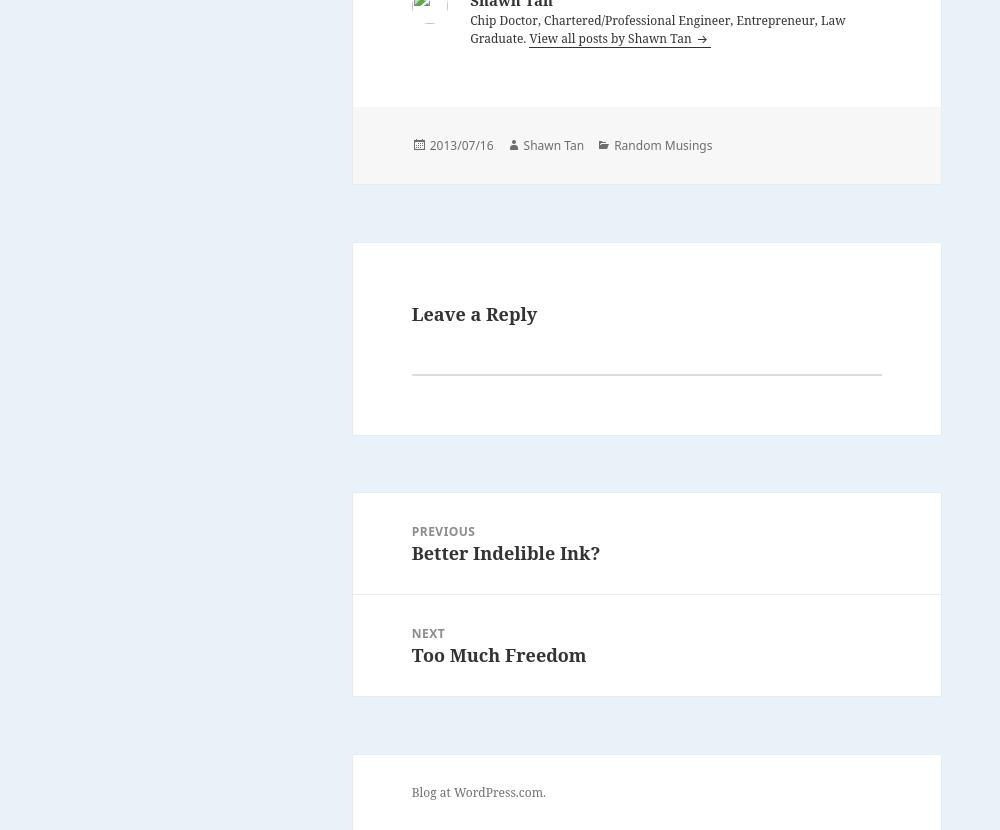 The image size is (1000, 830). Describe the element at coordinates (610, 37) in the screenshot. I see `'View all posts by Shawn Tan'` at that location.